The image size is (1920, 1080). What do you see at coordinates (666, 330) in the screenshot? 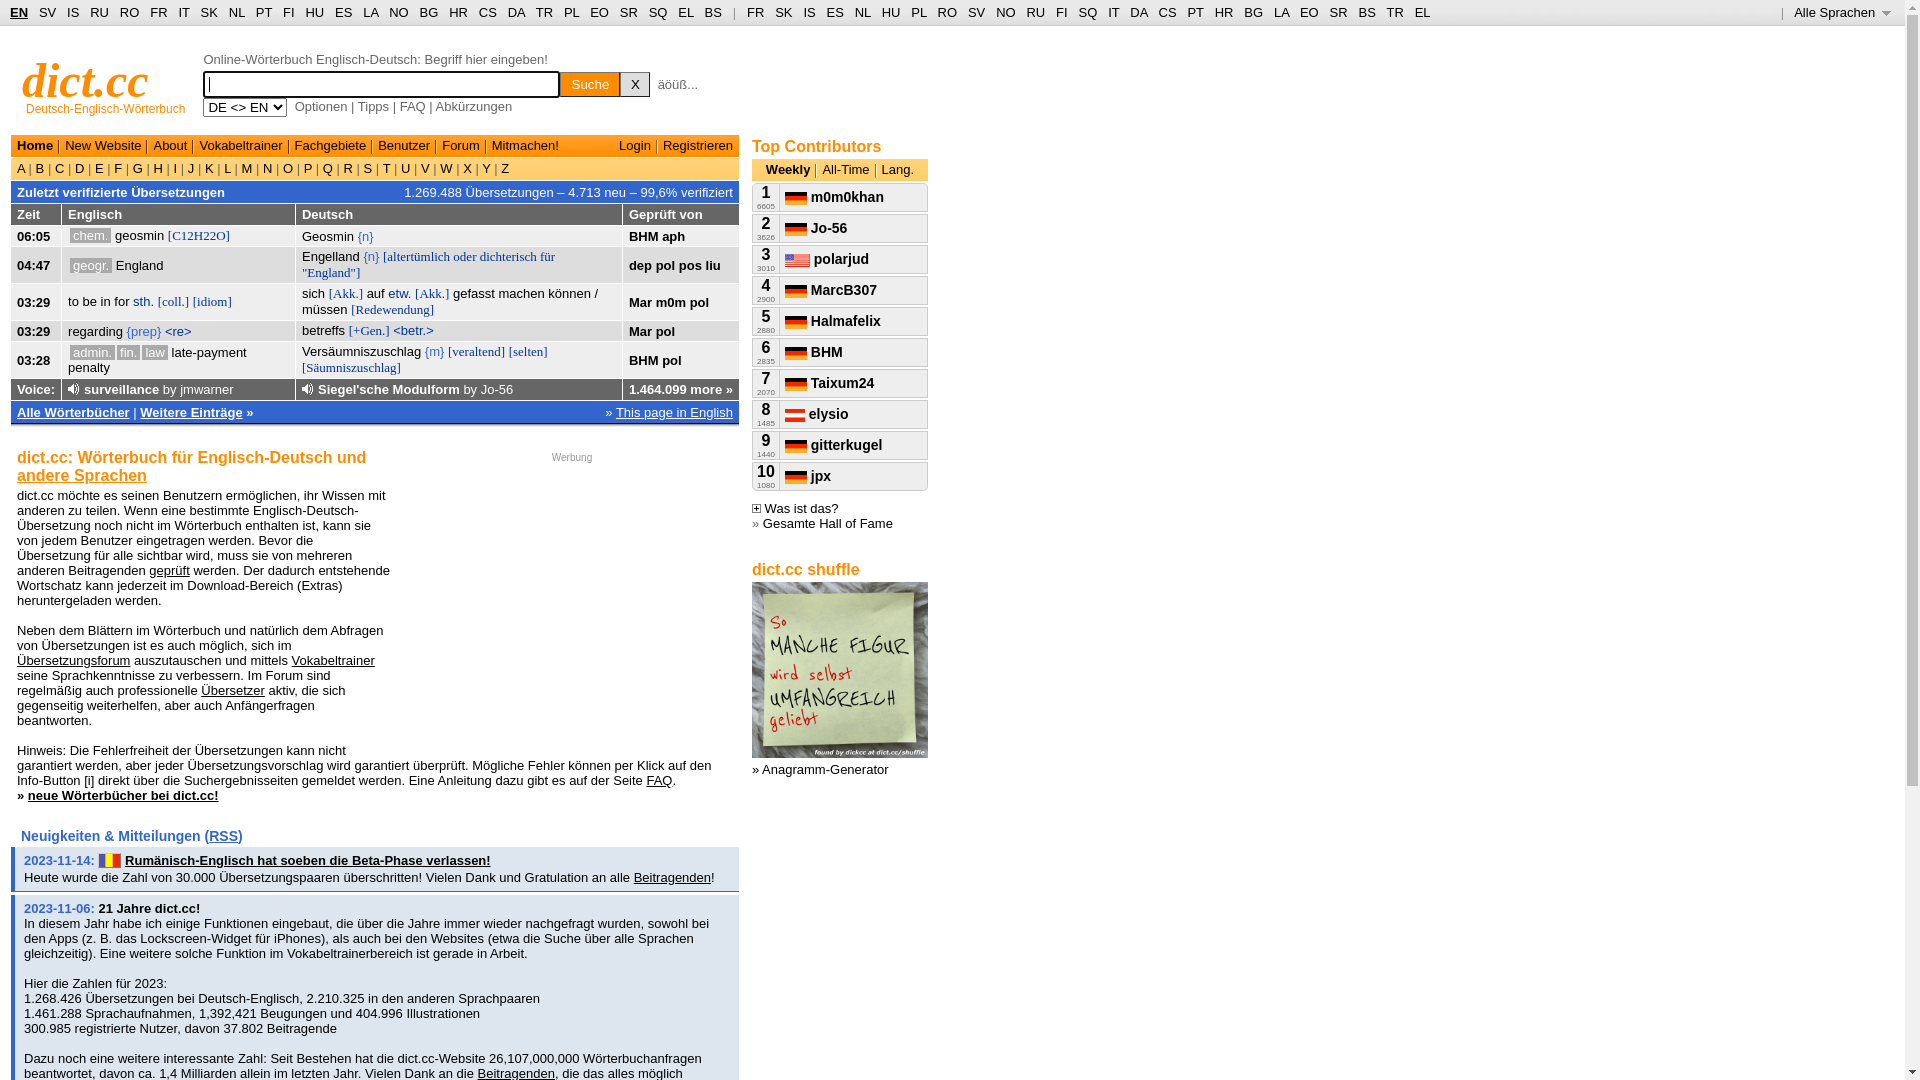
I see `'pol'` at bounding box center [666, 330].